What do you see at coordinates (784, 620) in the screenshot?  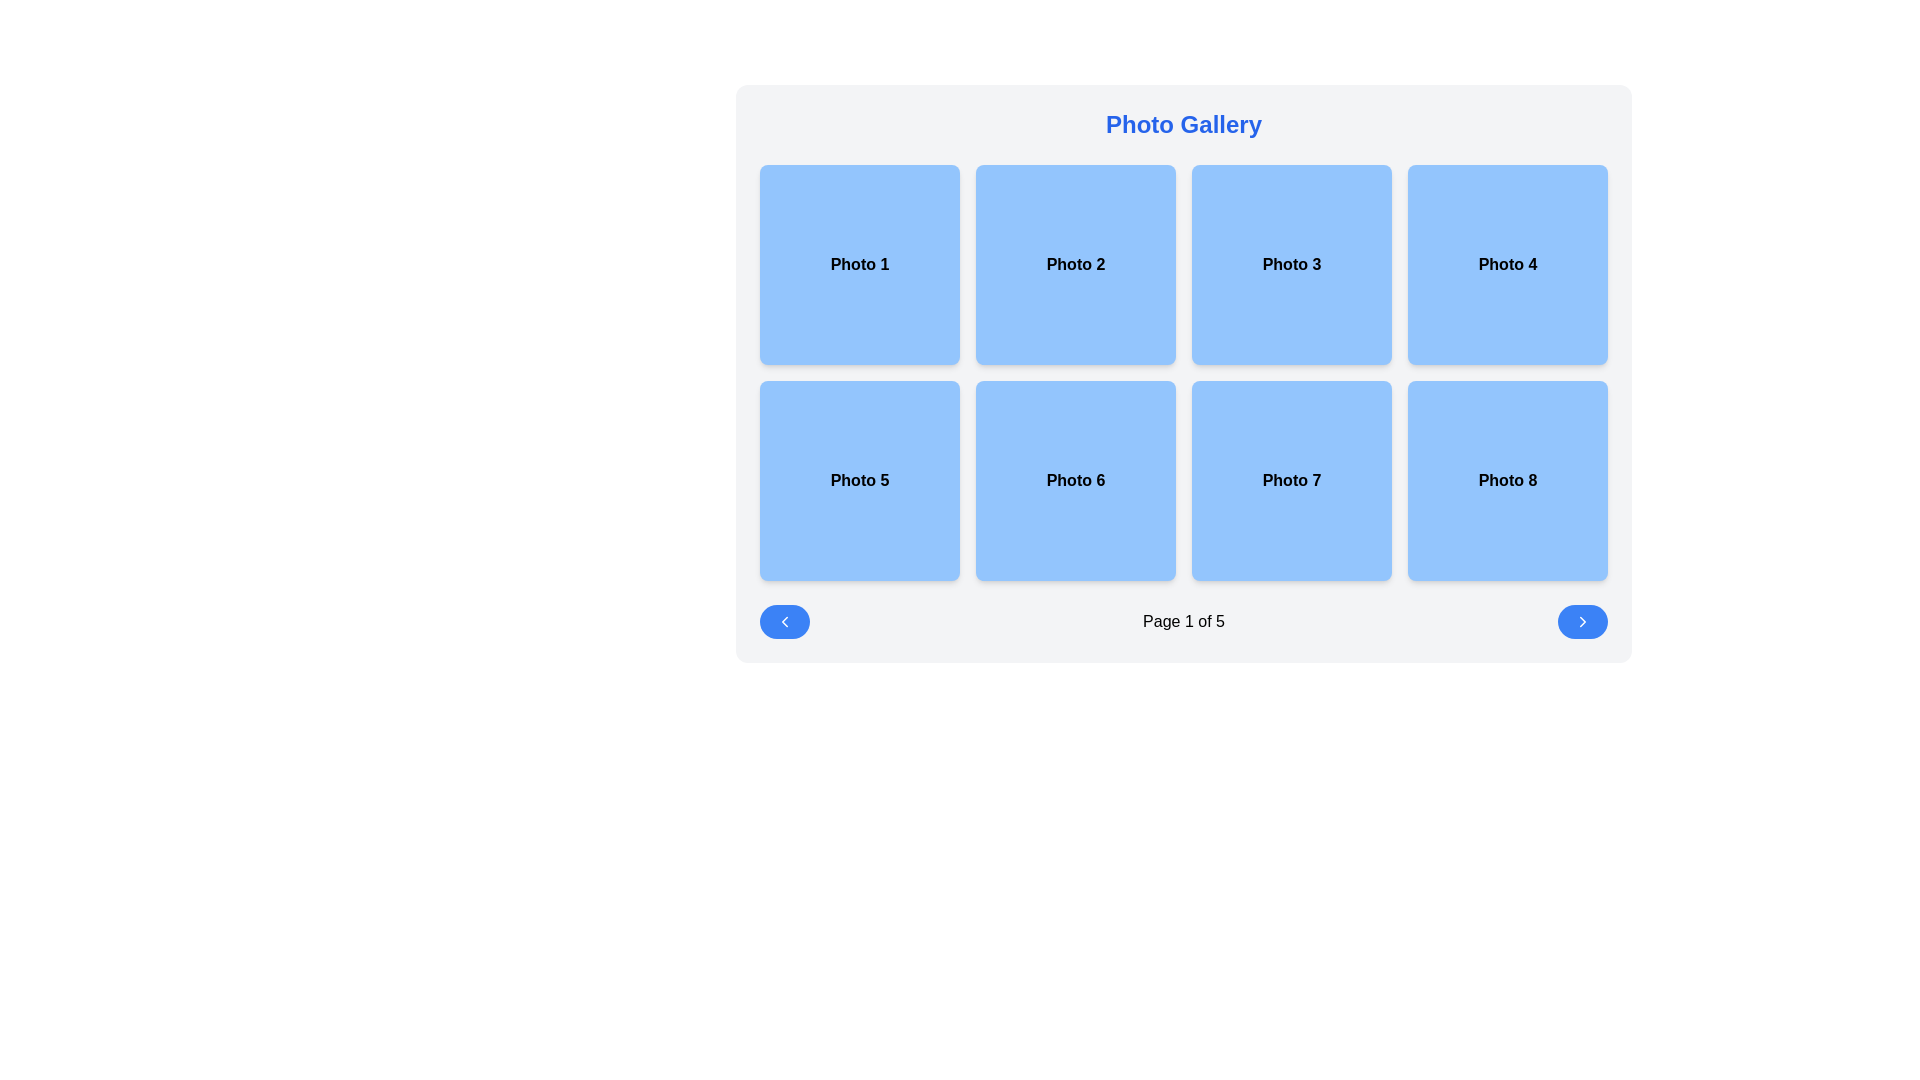 I see `the blue button with a left-facing chevron icon` at bounding box center [784, 620].